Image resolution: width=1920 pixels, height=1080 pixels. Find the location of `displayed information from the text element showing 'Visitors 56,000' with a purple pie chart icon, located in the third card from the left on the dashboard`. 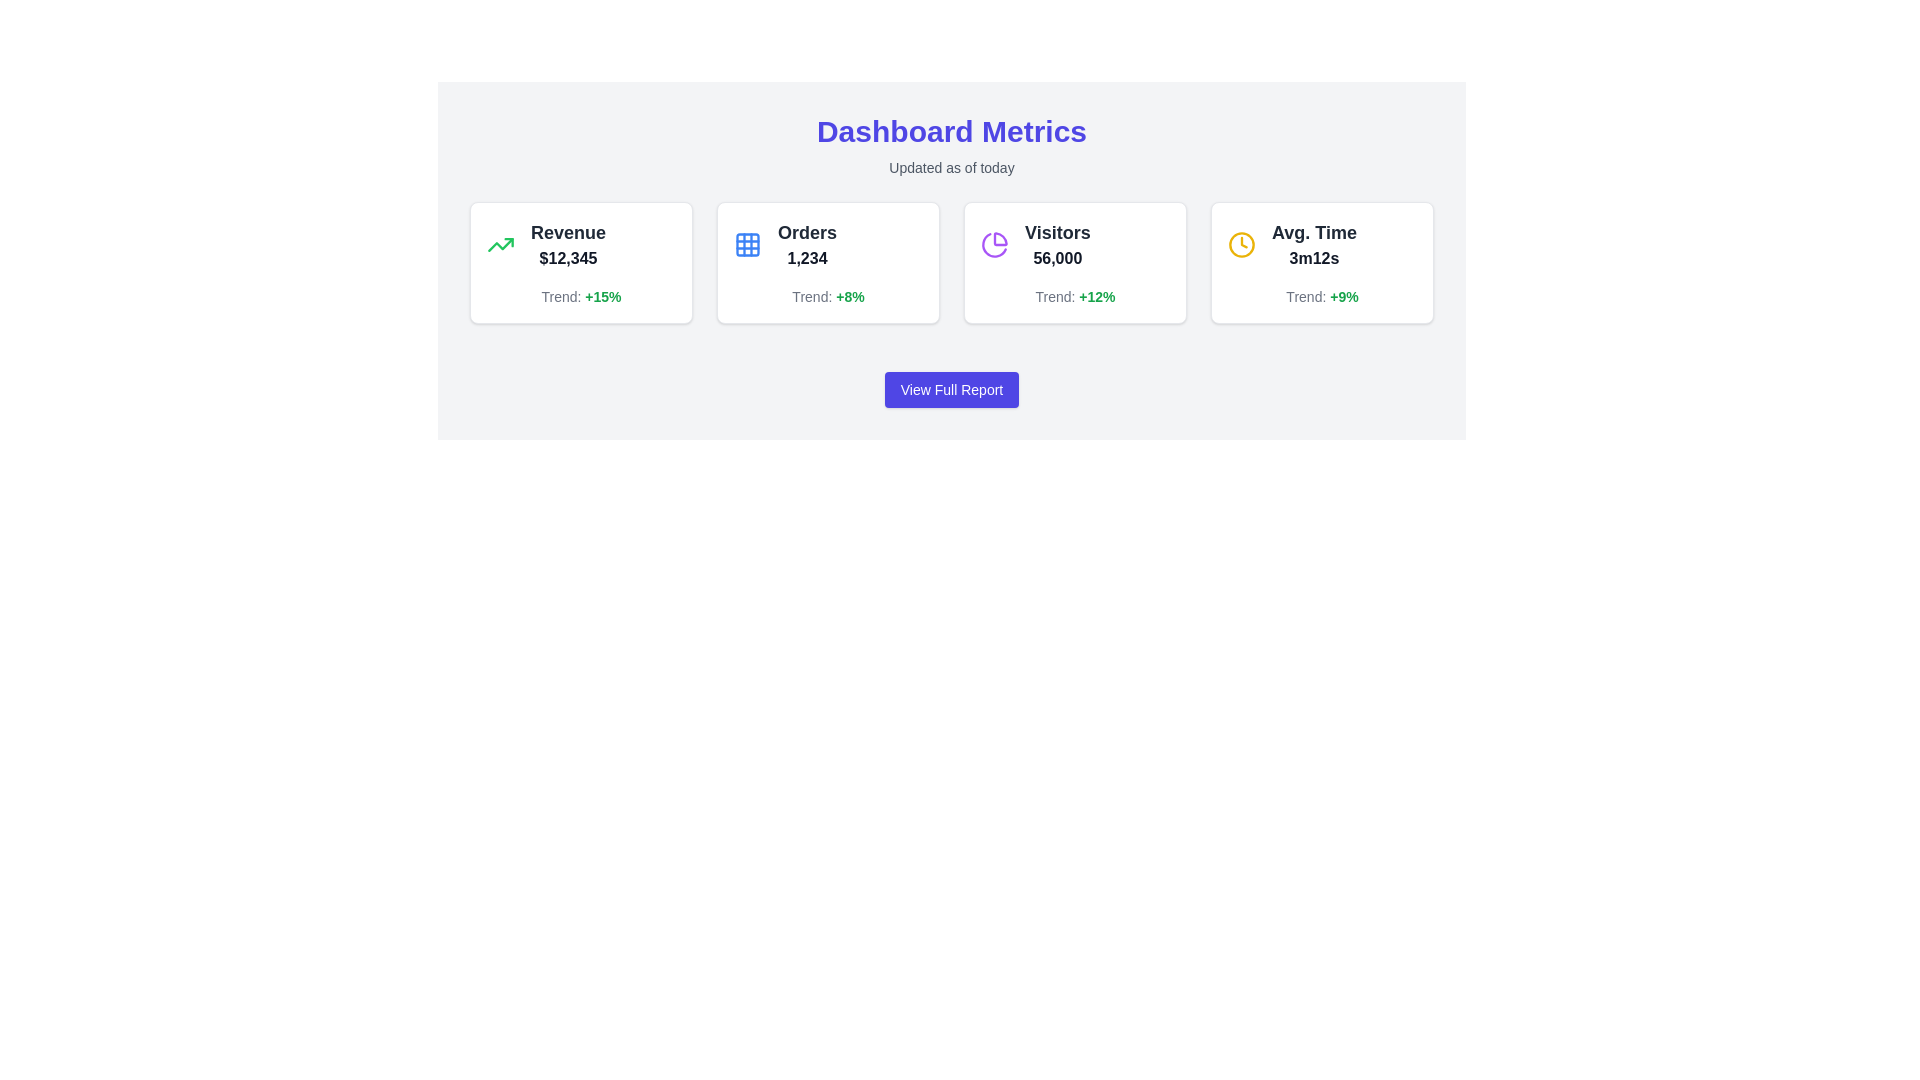

displayed information from the text element showing 'Visitors 56,000' with a purple pie chart icon, located in the third card from the left on the dashboard is located at coordinates (1074, 244).